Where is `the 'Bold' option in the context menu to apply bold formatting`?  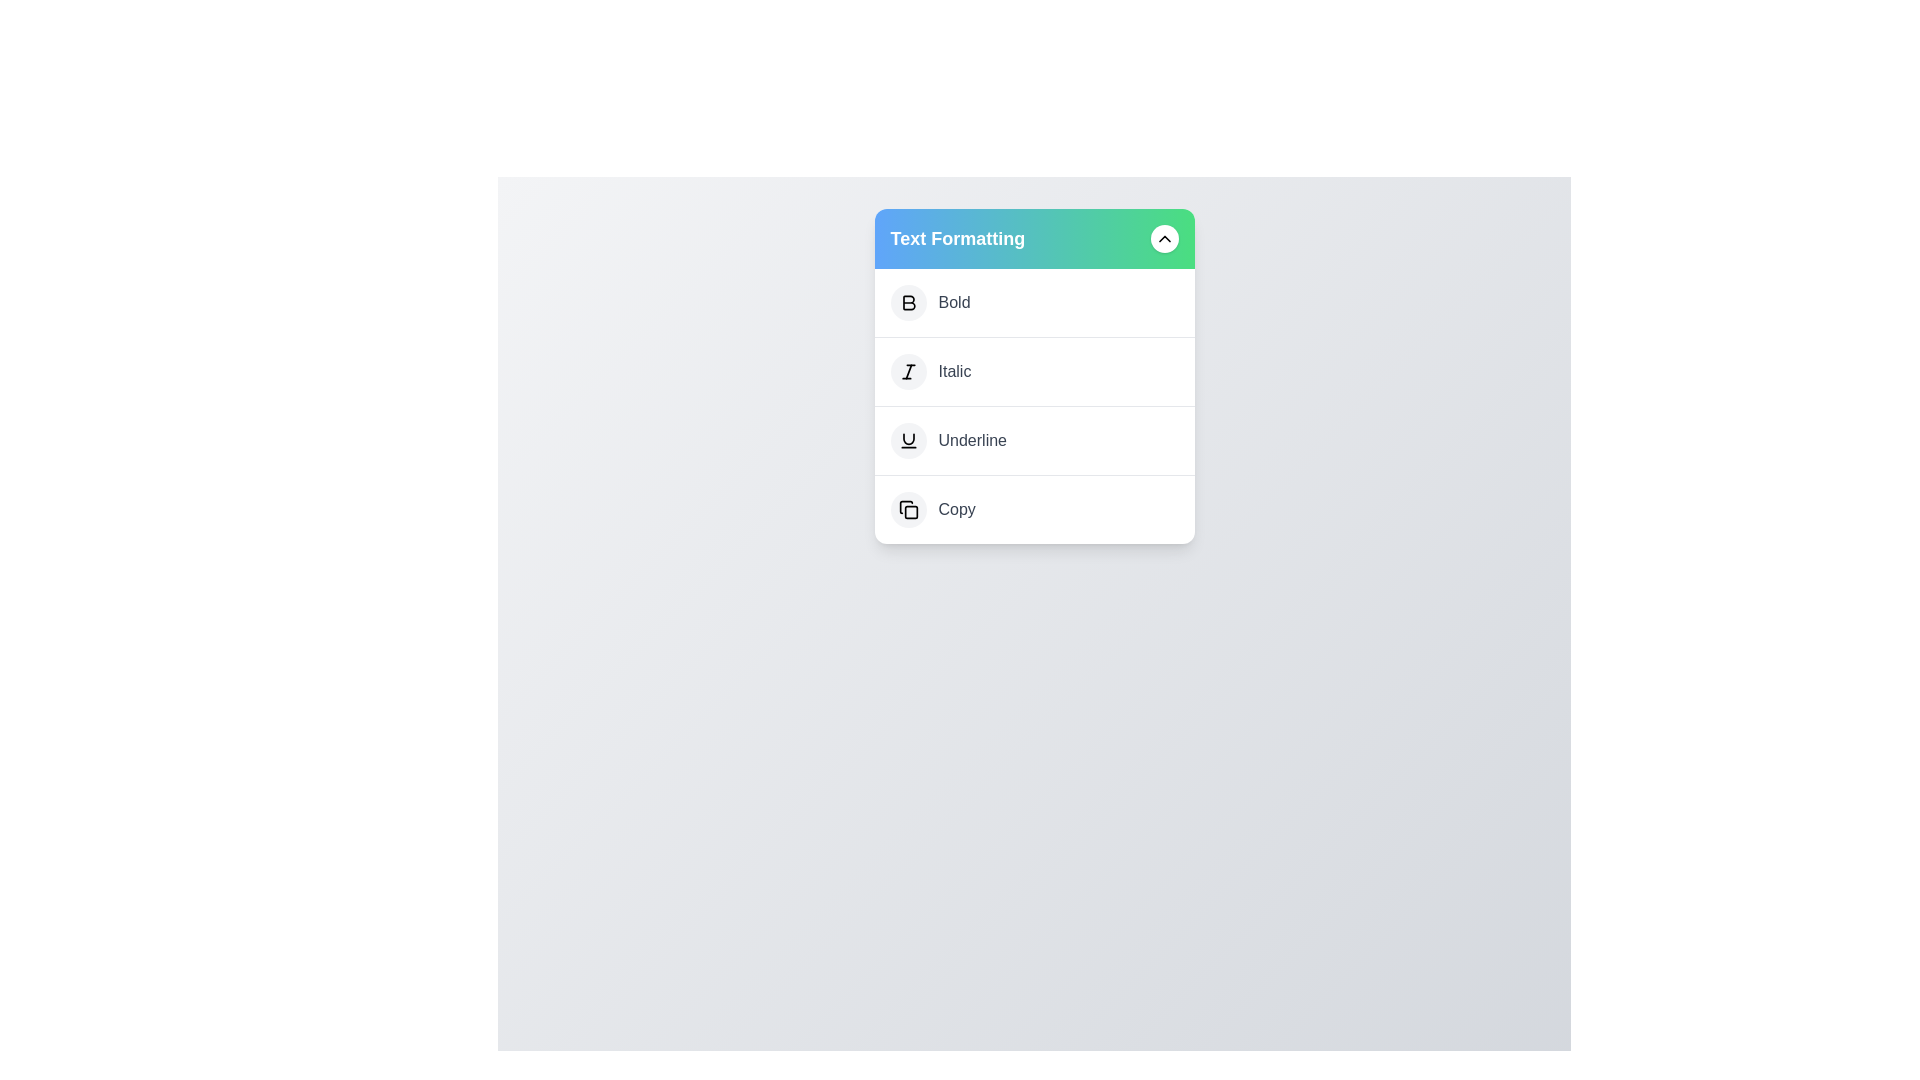 the 'Bold' option in the context menu to apply bold formatting is located at coordinates (953, 303).